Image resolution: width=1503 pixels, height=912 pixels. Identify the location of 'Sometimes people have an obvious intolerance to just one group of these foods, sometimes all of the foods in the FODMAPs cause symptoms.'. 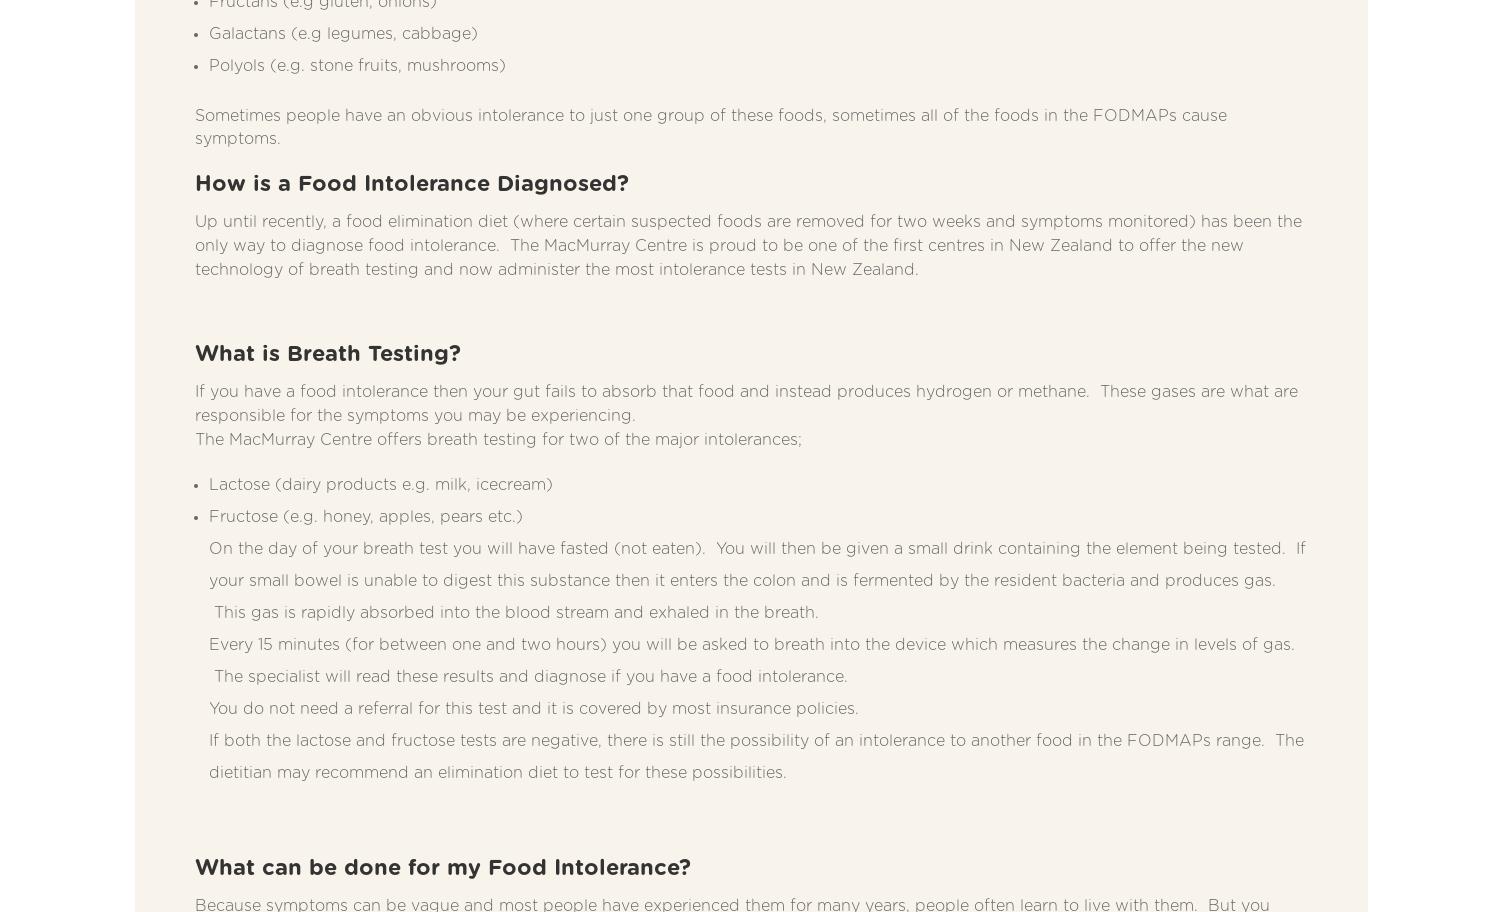
(711, 126).